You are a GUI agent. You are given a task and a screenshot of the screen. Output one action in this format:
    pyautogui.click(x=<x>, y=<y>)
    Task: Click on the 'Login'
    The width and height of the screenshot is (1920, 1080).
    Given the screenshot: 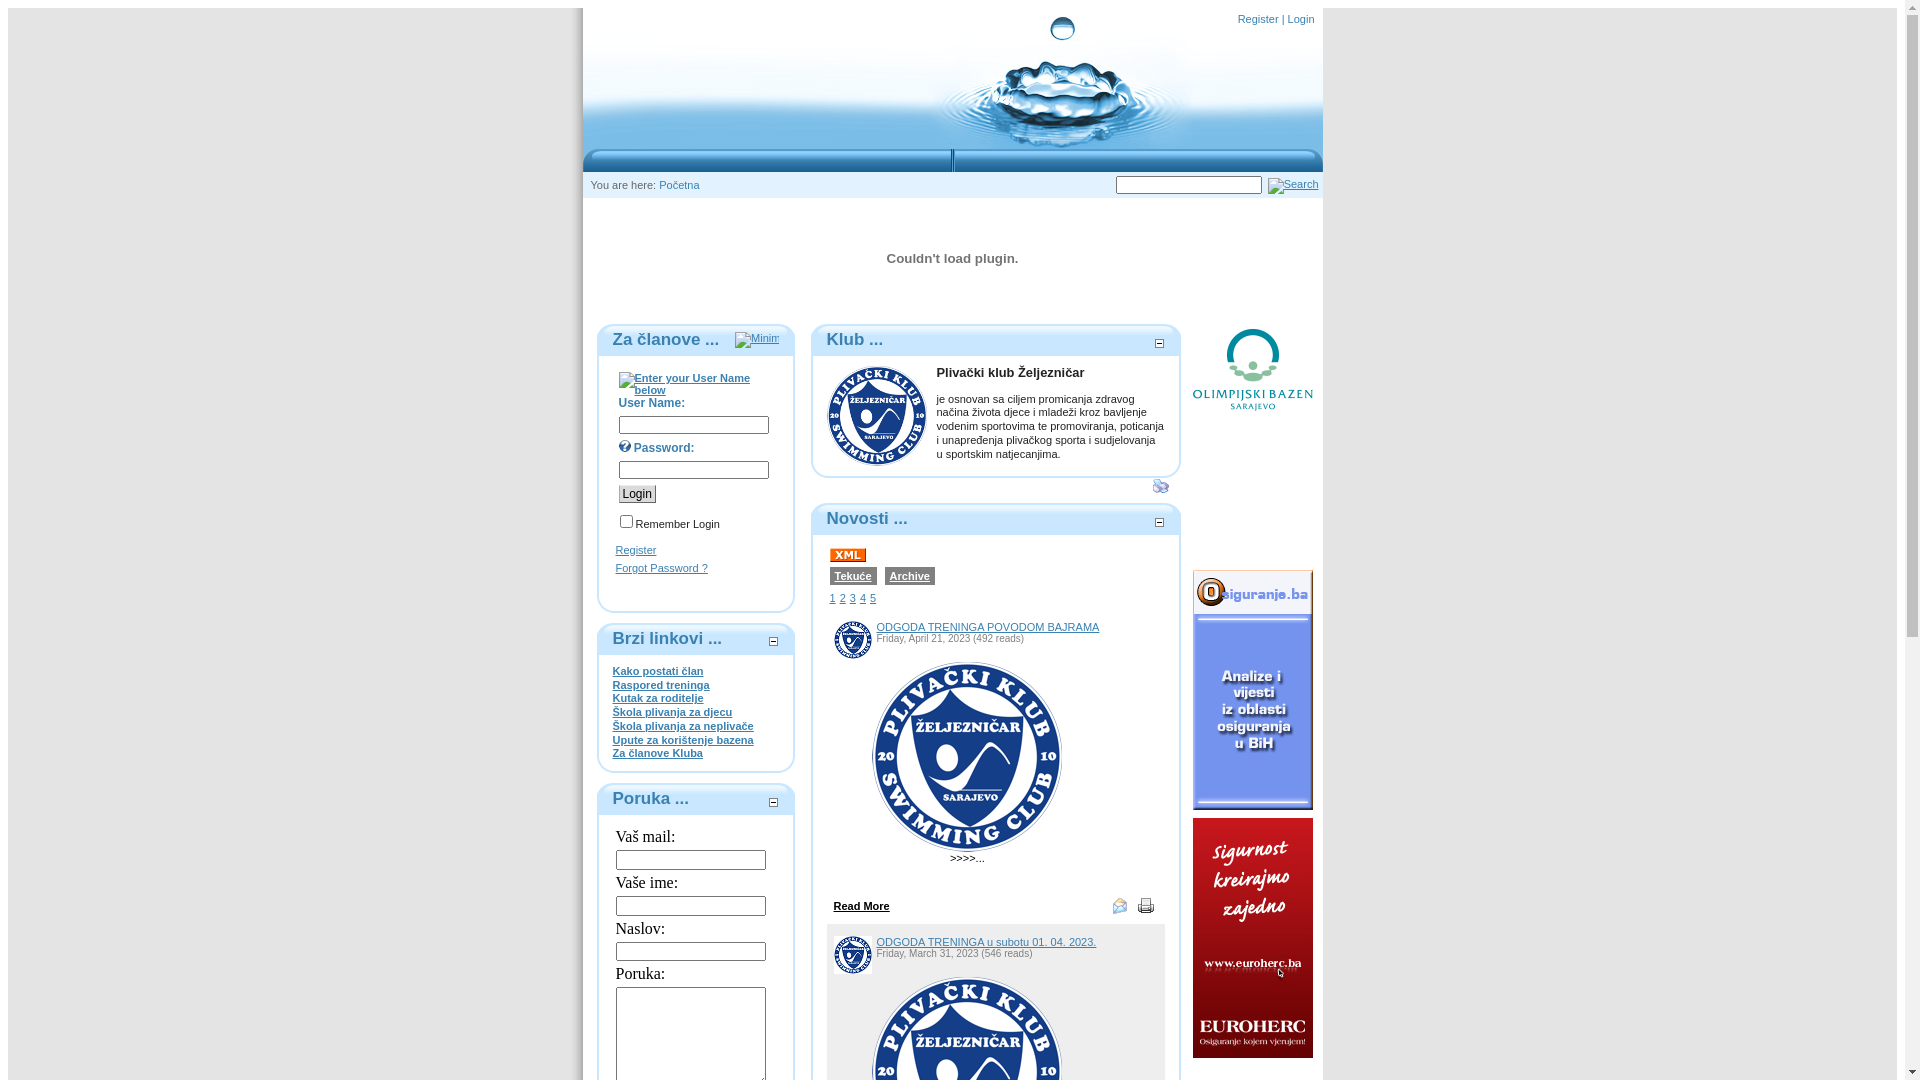 What is the action you would take?
    pyautogui.click(x=1301, y=19)
    